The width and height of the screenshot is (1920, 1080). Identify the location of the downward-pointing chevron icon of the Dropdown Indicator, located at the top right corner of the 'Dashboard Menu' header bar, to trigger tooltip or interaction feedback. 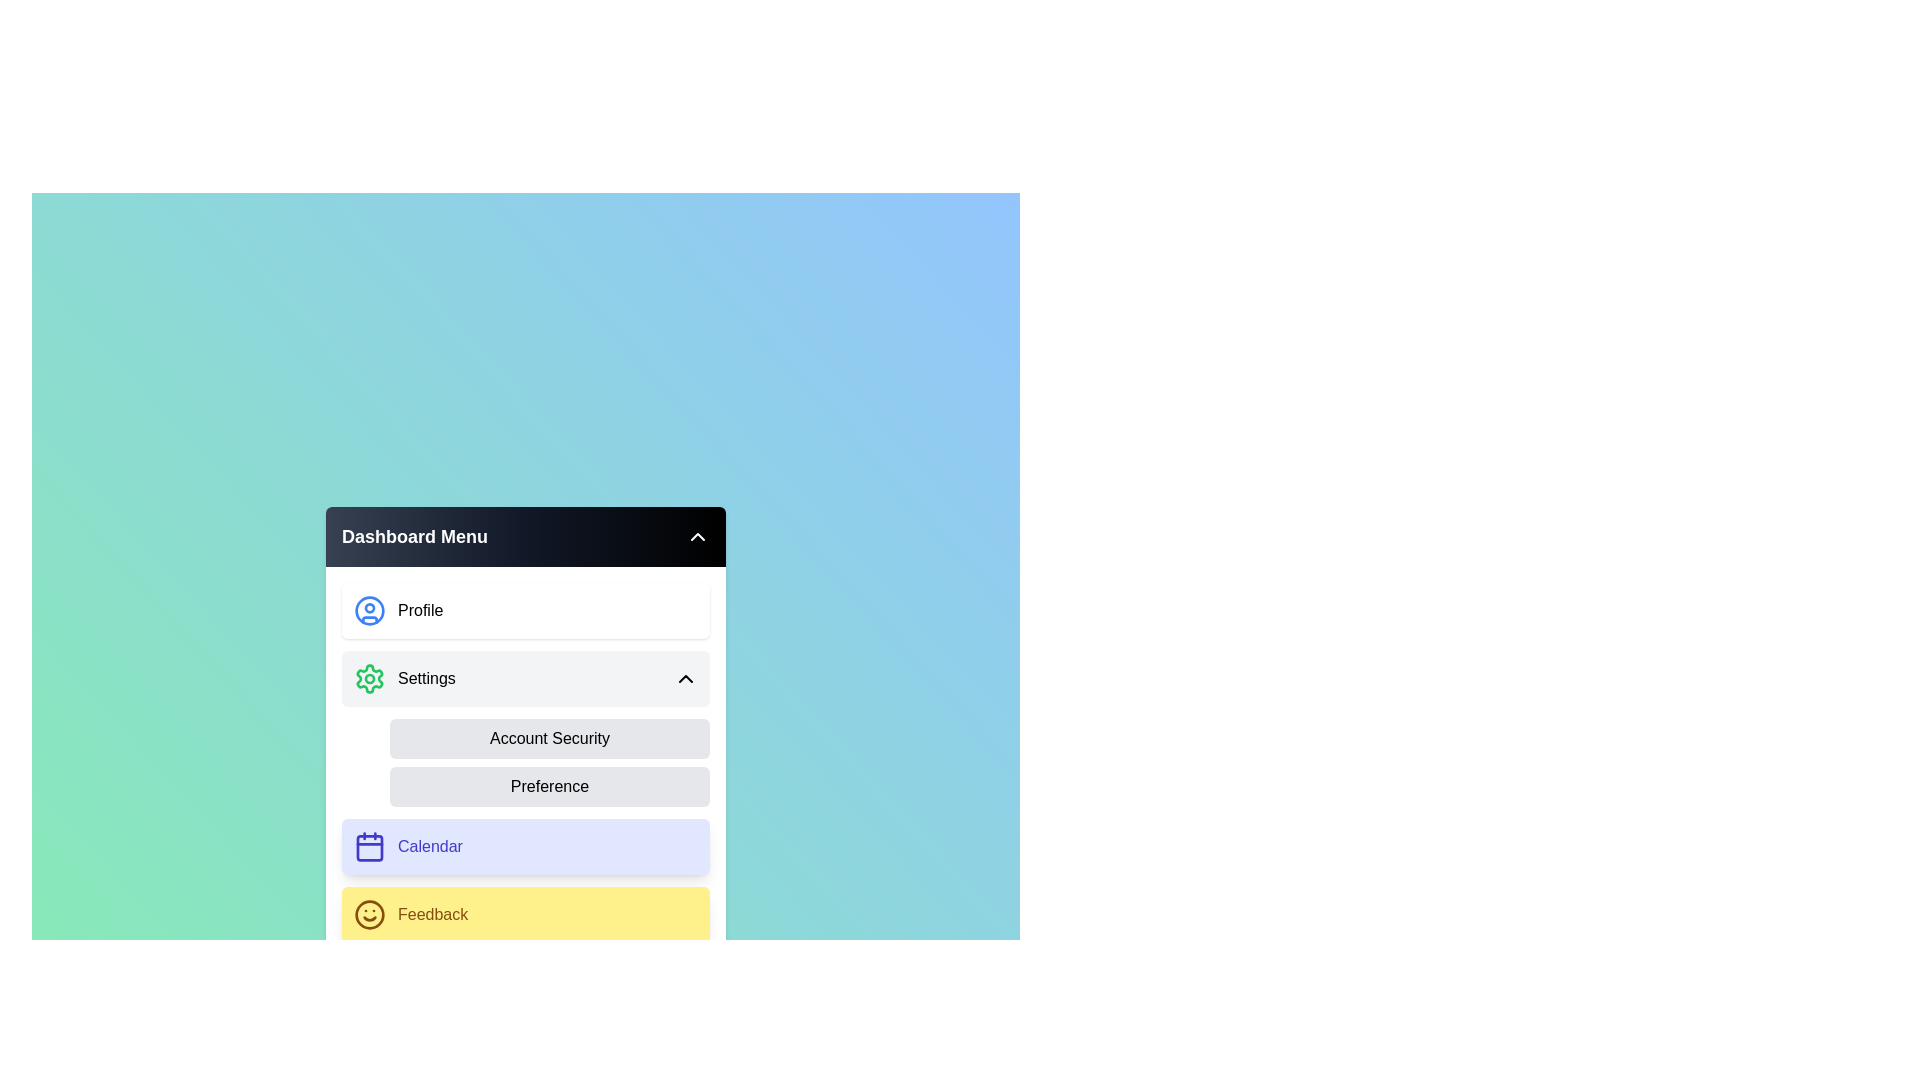
(697, 535).